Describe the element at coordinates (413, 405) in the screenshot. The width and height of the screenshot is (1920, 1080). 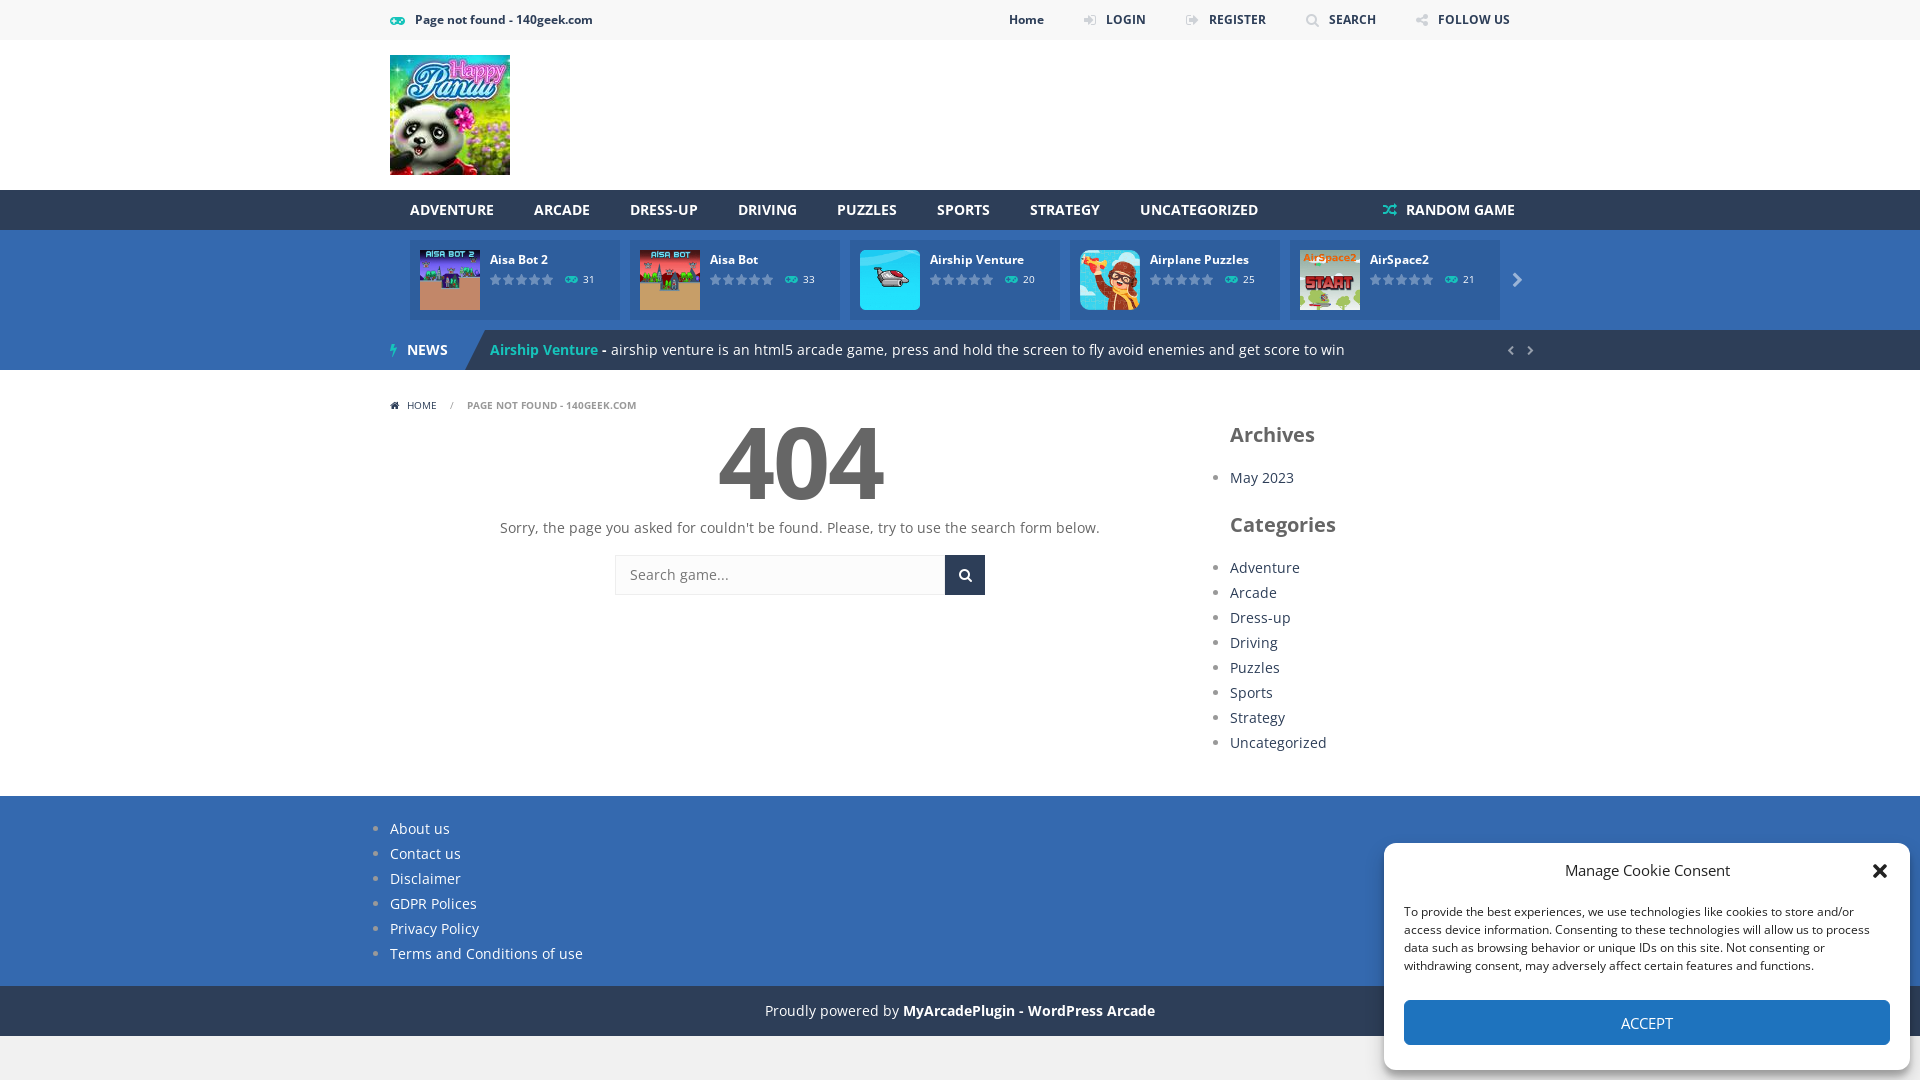
I see `'HOME'` at that location.